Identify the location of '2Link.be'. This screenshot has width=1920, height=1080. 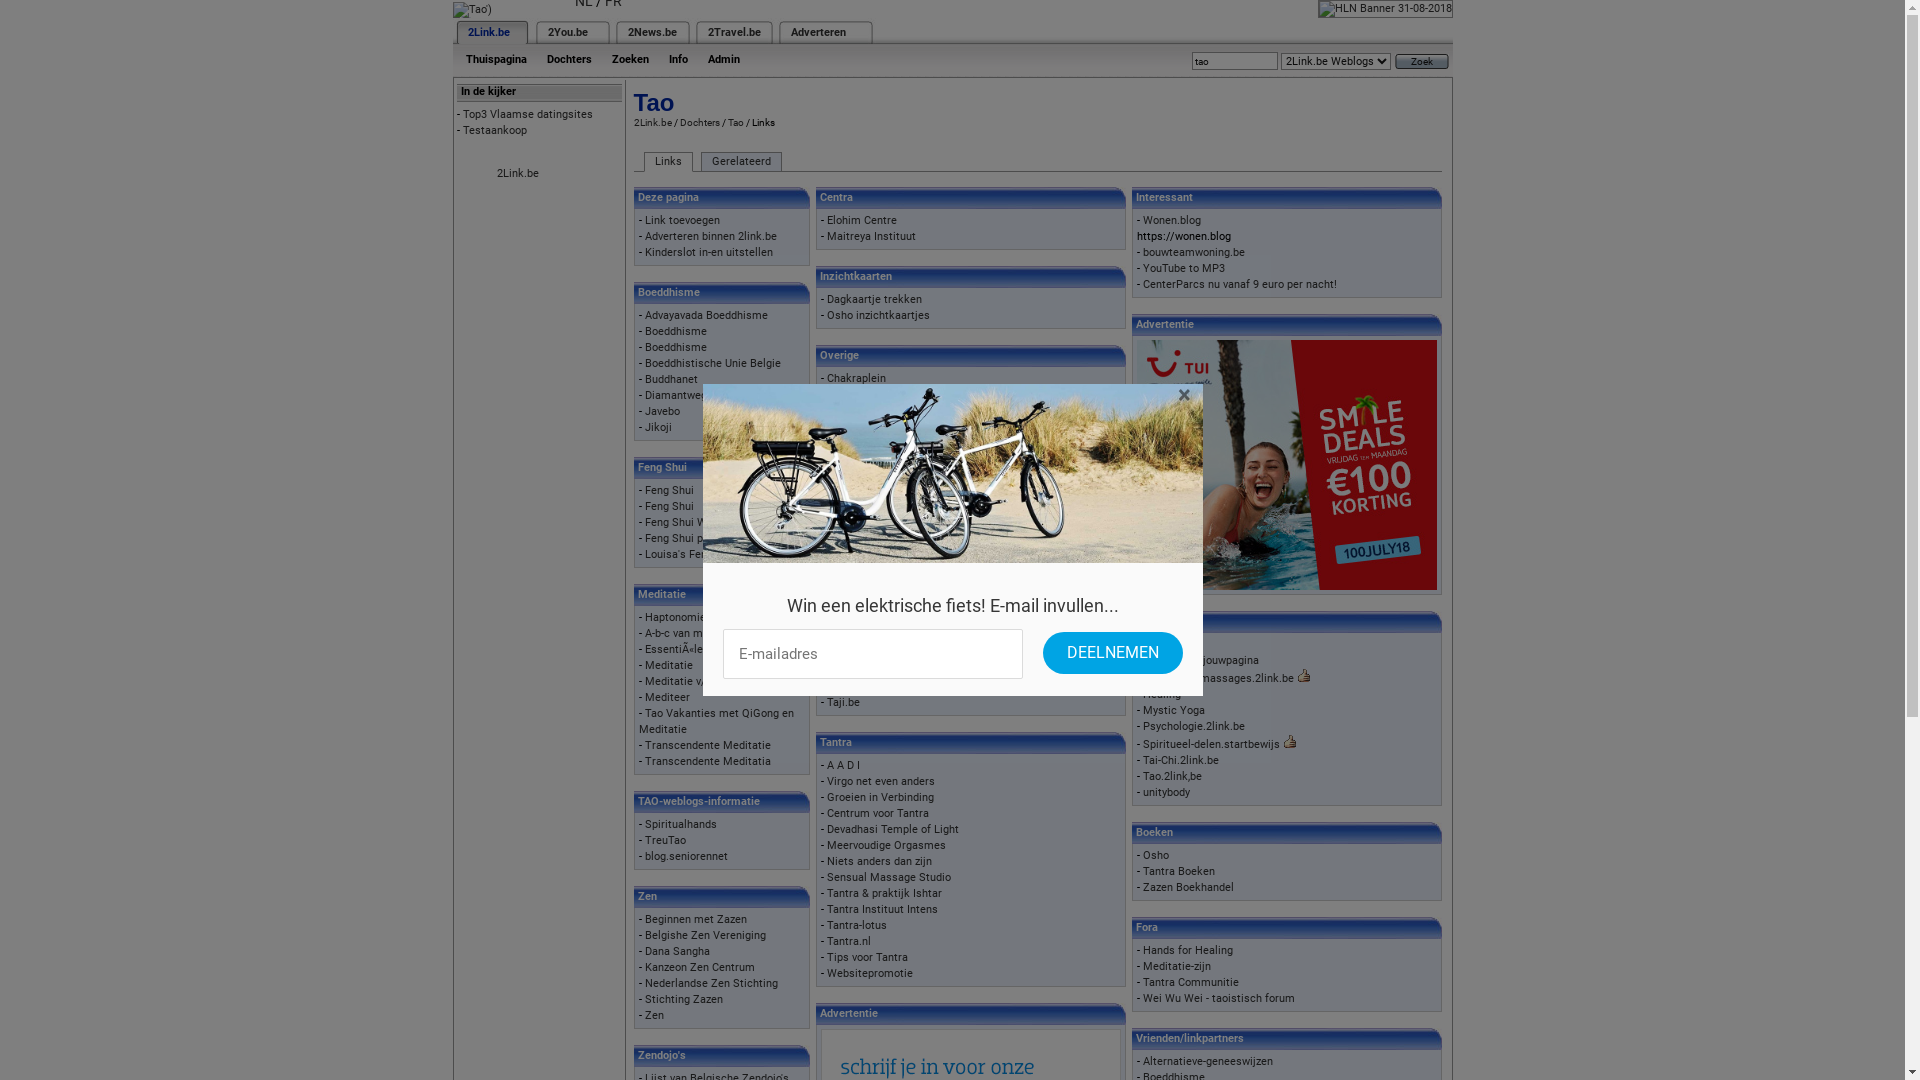
(489, 32).